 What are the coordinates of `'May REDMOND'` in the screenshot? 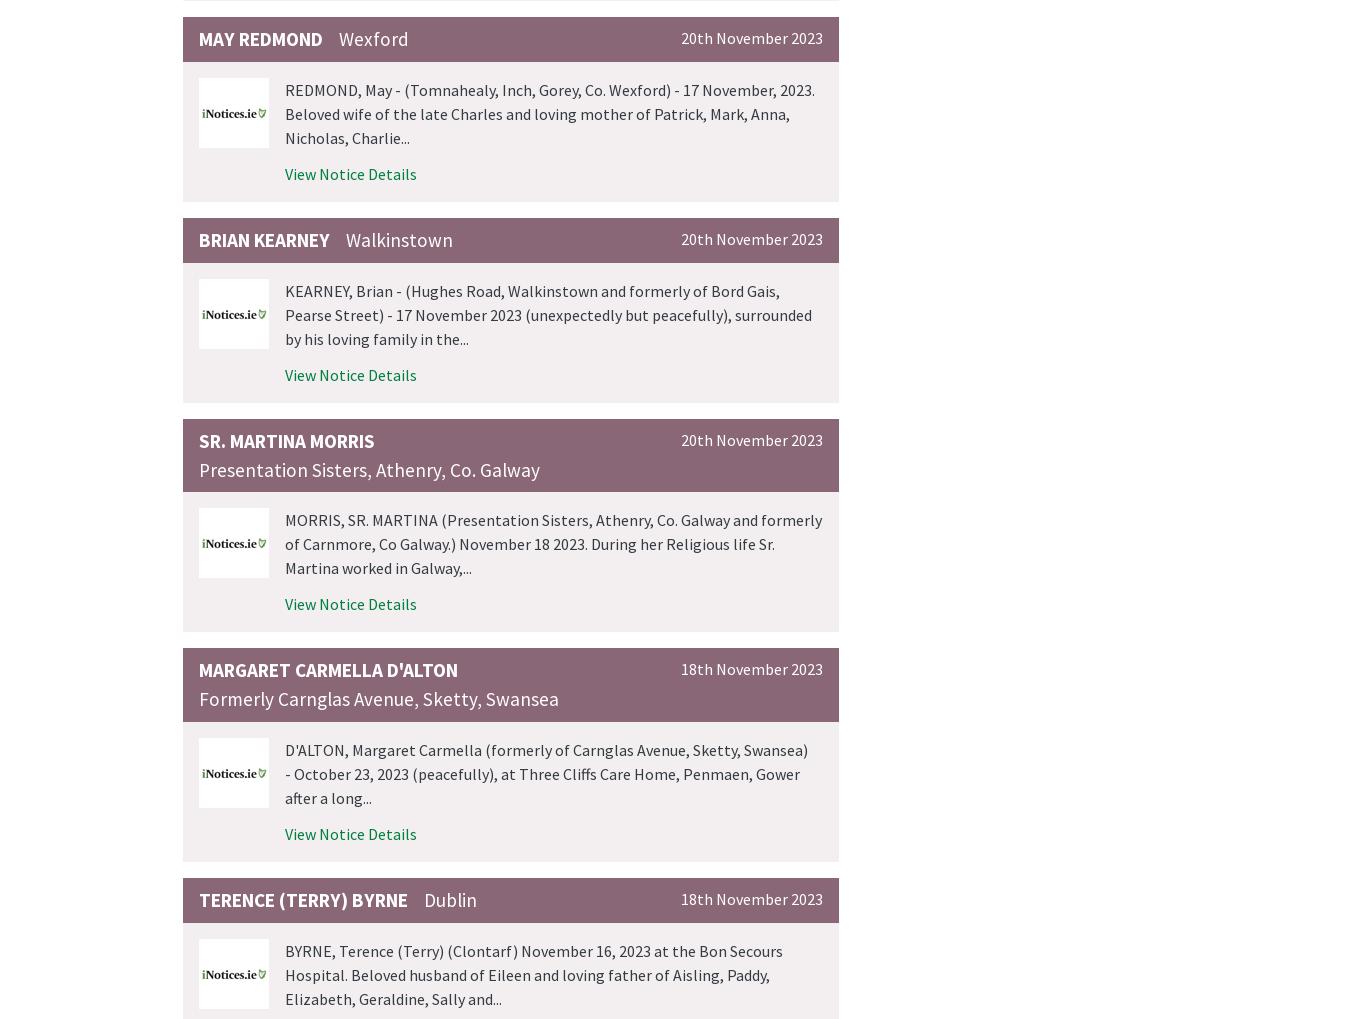 It's located at (261, 38).